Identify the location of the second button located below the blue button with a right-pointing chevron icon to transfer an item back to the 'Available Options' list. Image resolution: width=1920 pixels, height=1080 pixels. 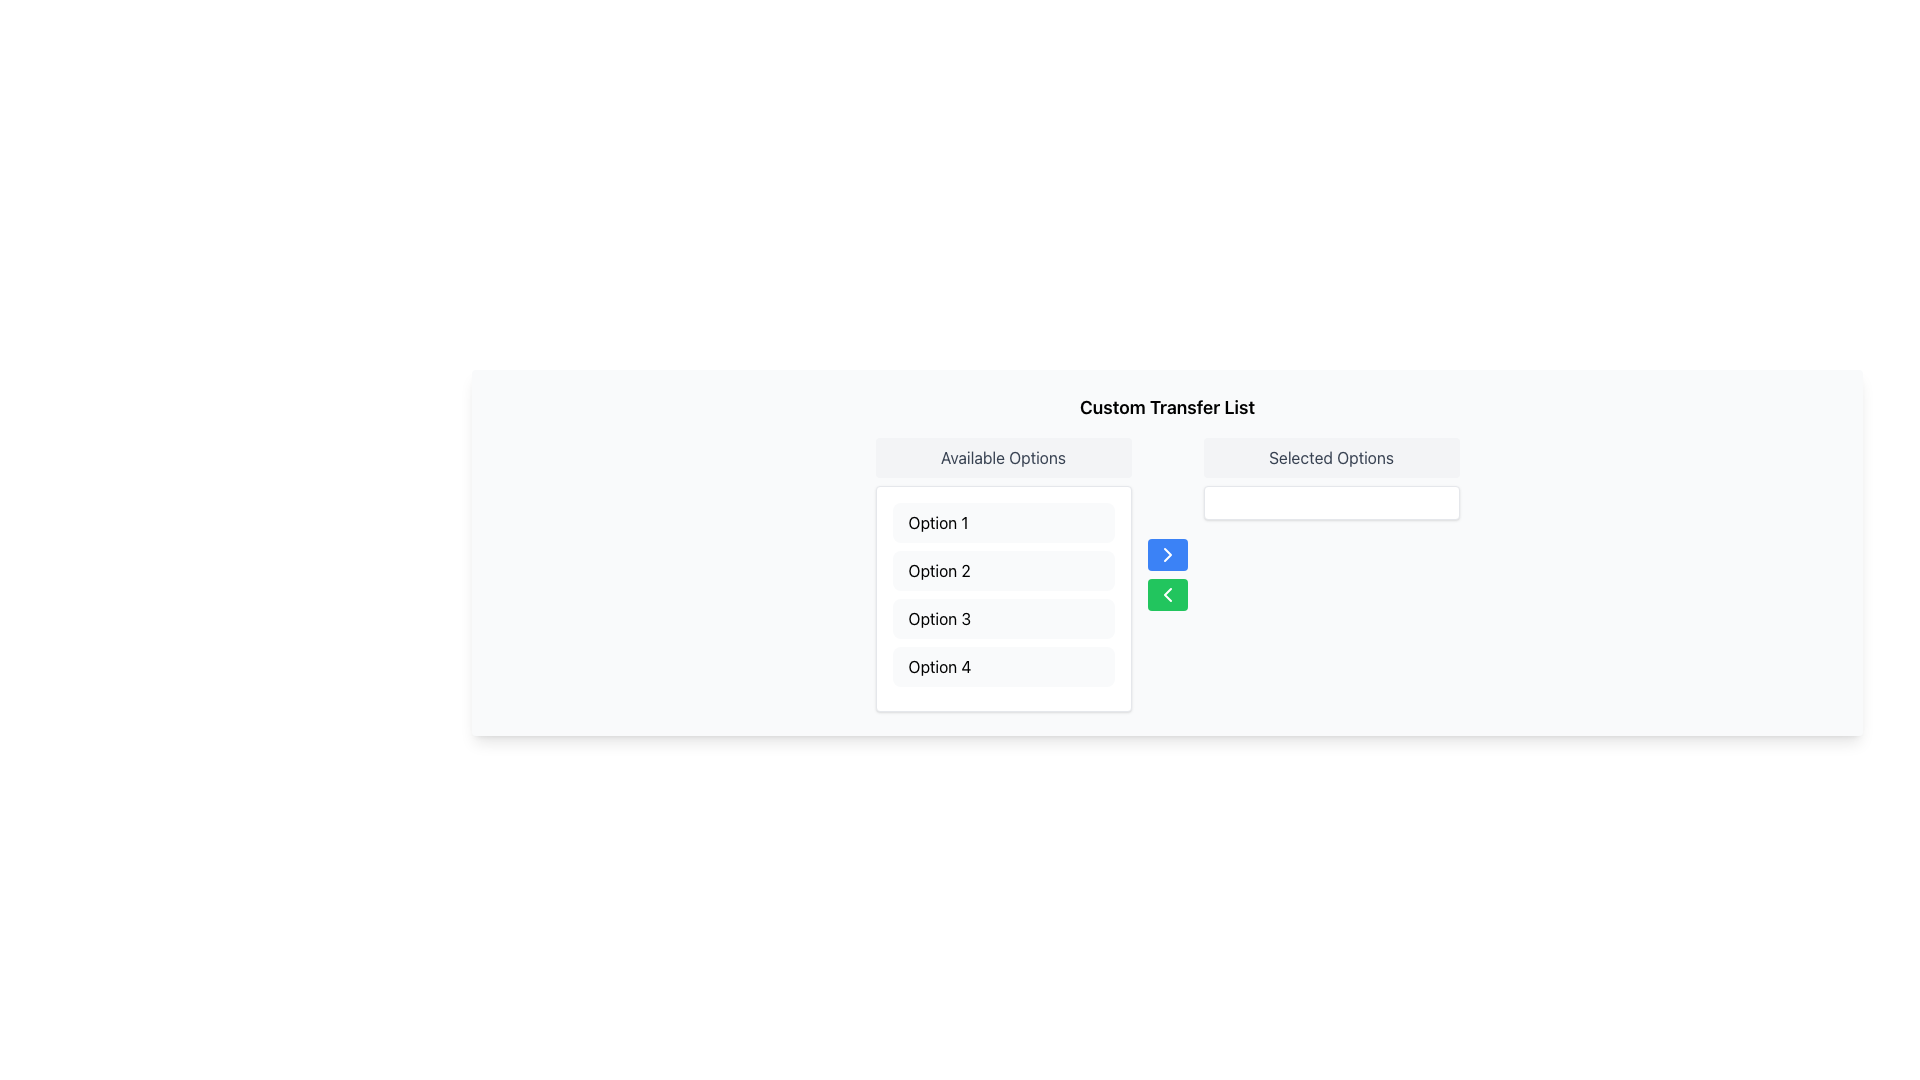
(1167, 593).